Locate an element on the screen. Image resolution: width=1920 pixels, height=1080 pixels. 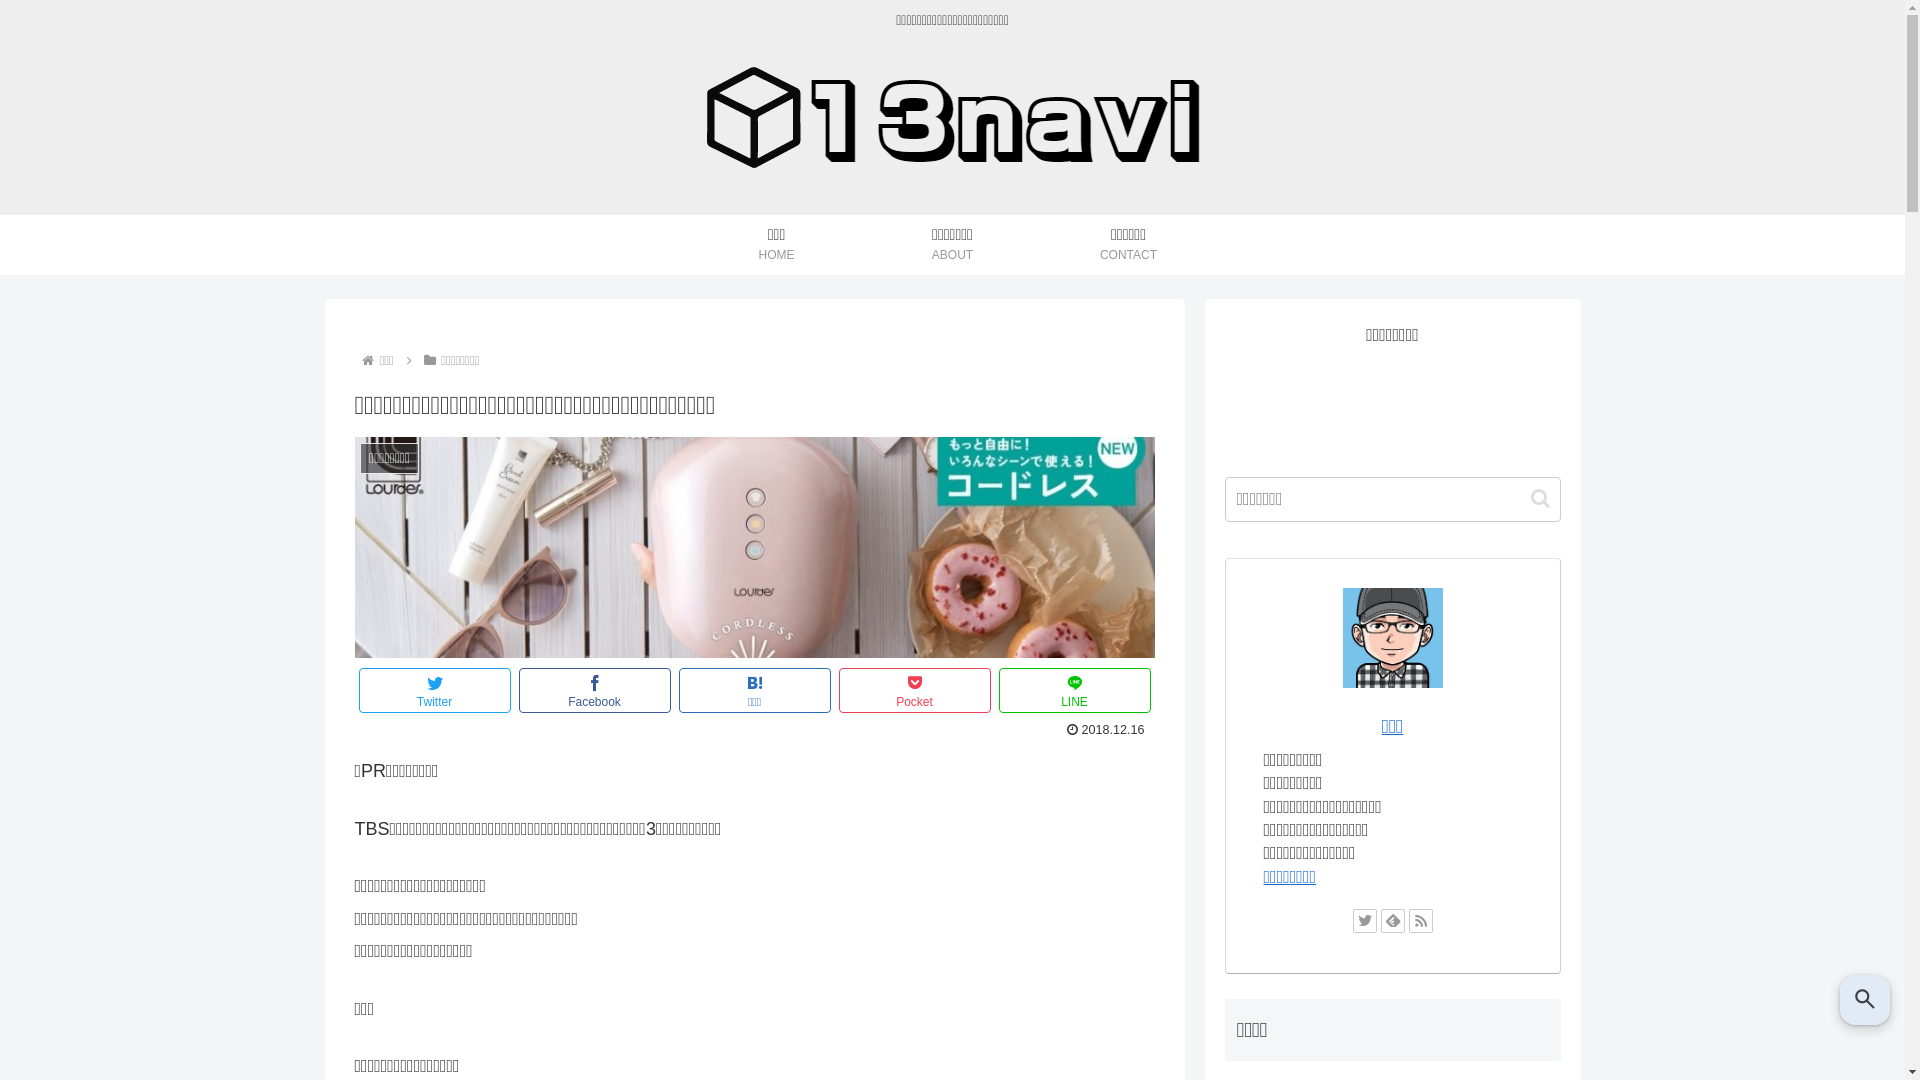
'LINE' is located at coordinates (1073, 689).